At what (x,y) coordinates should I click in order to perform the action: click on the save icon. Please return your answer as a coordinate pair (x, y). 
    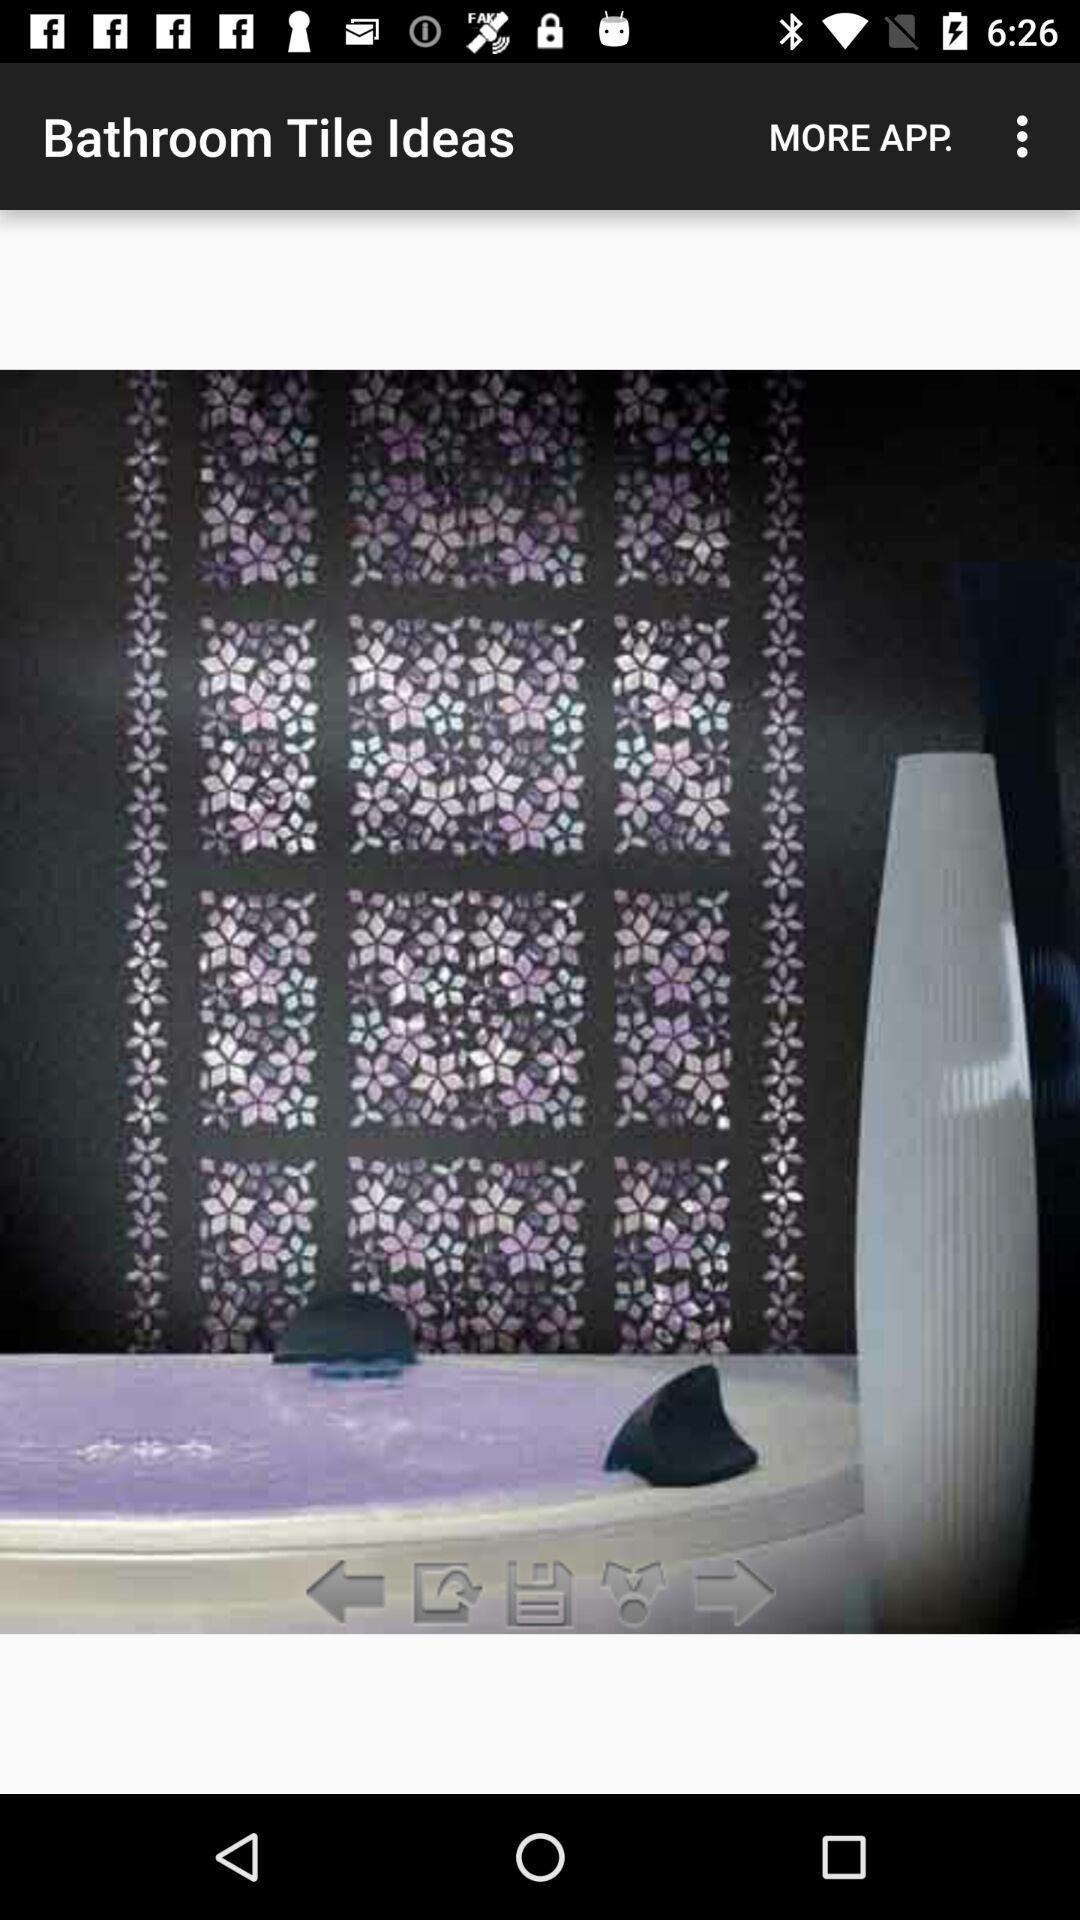
    Looking at the image, I should click on (540, 1593).